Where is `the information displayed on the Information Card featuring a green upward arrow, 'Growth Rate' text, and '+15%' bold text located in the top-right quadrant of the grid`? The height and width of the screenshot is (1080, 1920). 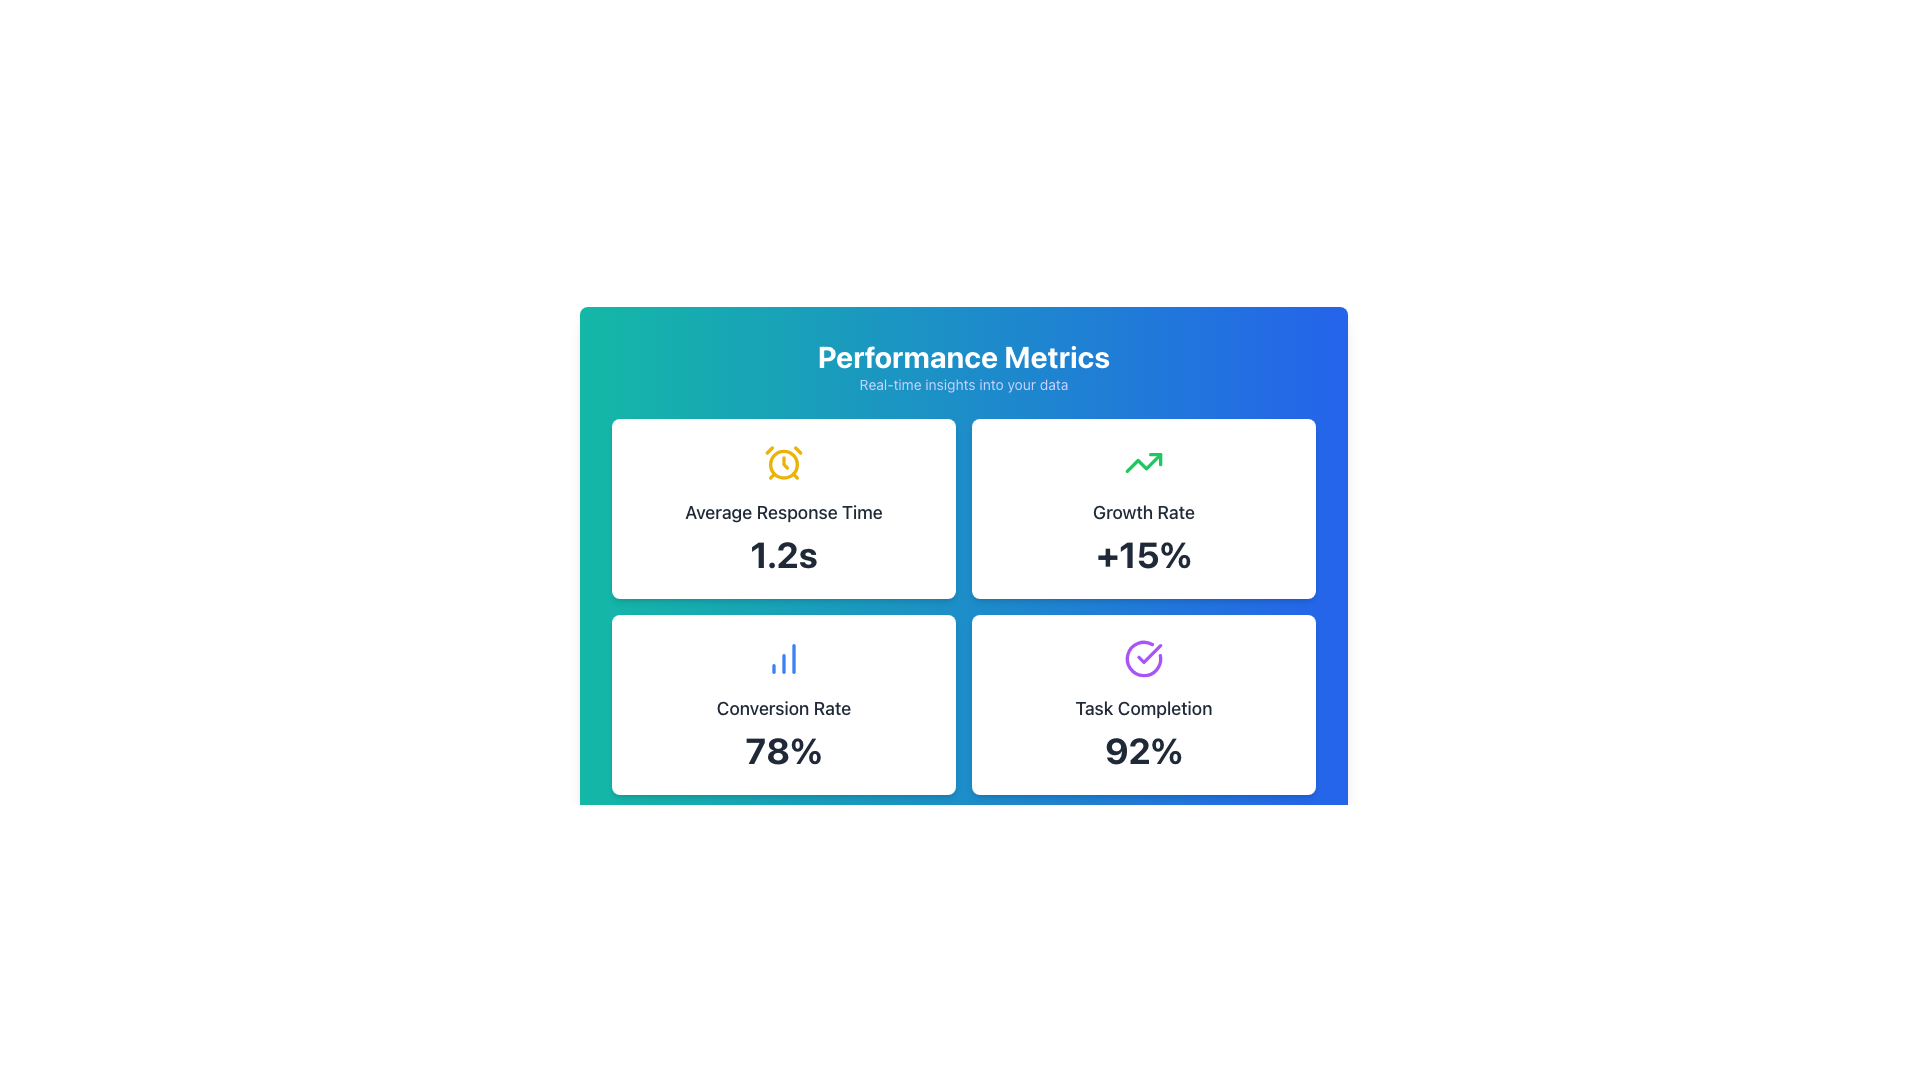 the information displayed on the Information Card featuring a green upward arrow, 'Growth Rate' text, and '+15%' bold text located in the top-right quadrant of the grid is located at coordinates (1143, 508).